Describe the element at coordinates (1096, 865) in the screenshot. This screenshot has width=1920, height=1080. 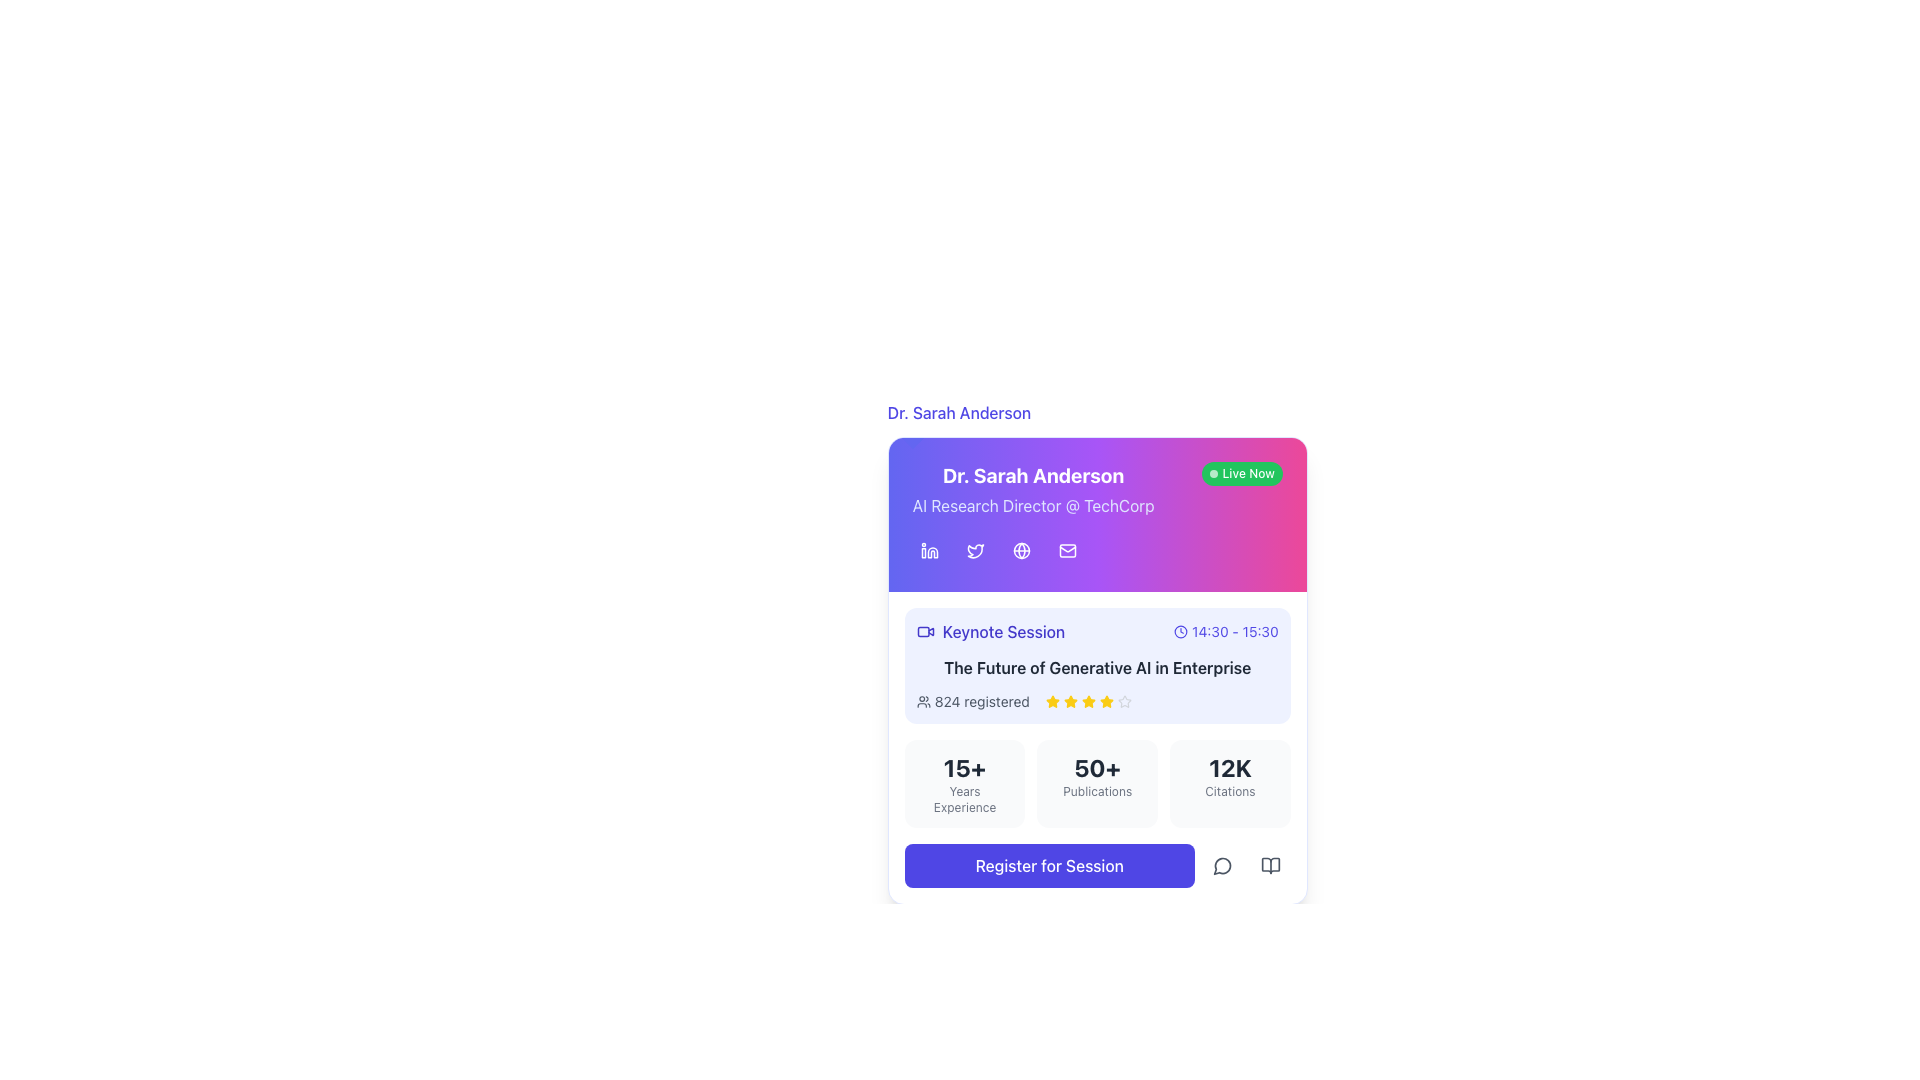
I see `the registration button located at the bottom of the informational card` at that location.